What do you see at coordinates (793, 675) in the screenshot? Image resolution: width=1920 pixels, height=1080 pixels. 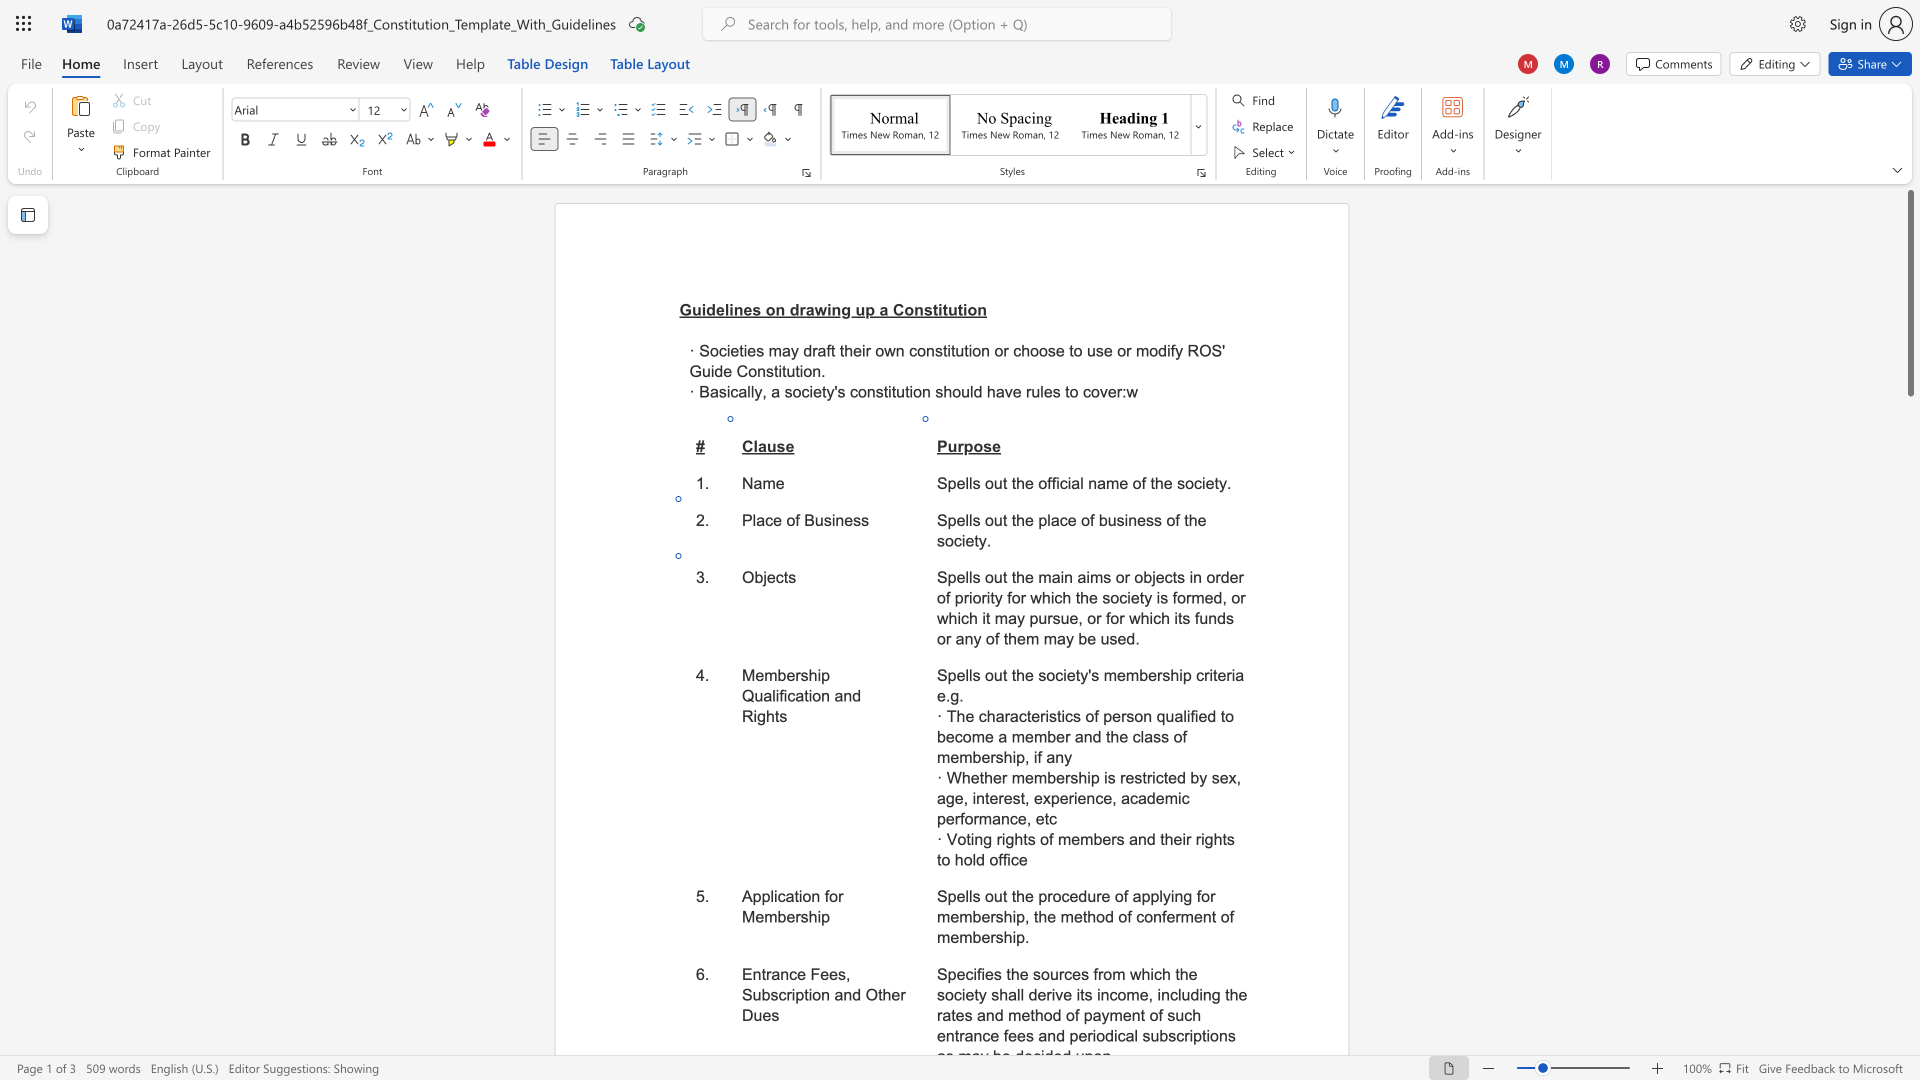 I see `the space between the continuous character "e" and "r" in the text` at bounding box center [793, 675].